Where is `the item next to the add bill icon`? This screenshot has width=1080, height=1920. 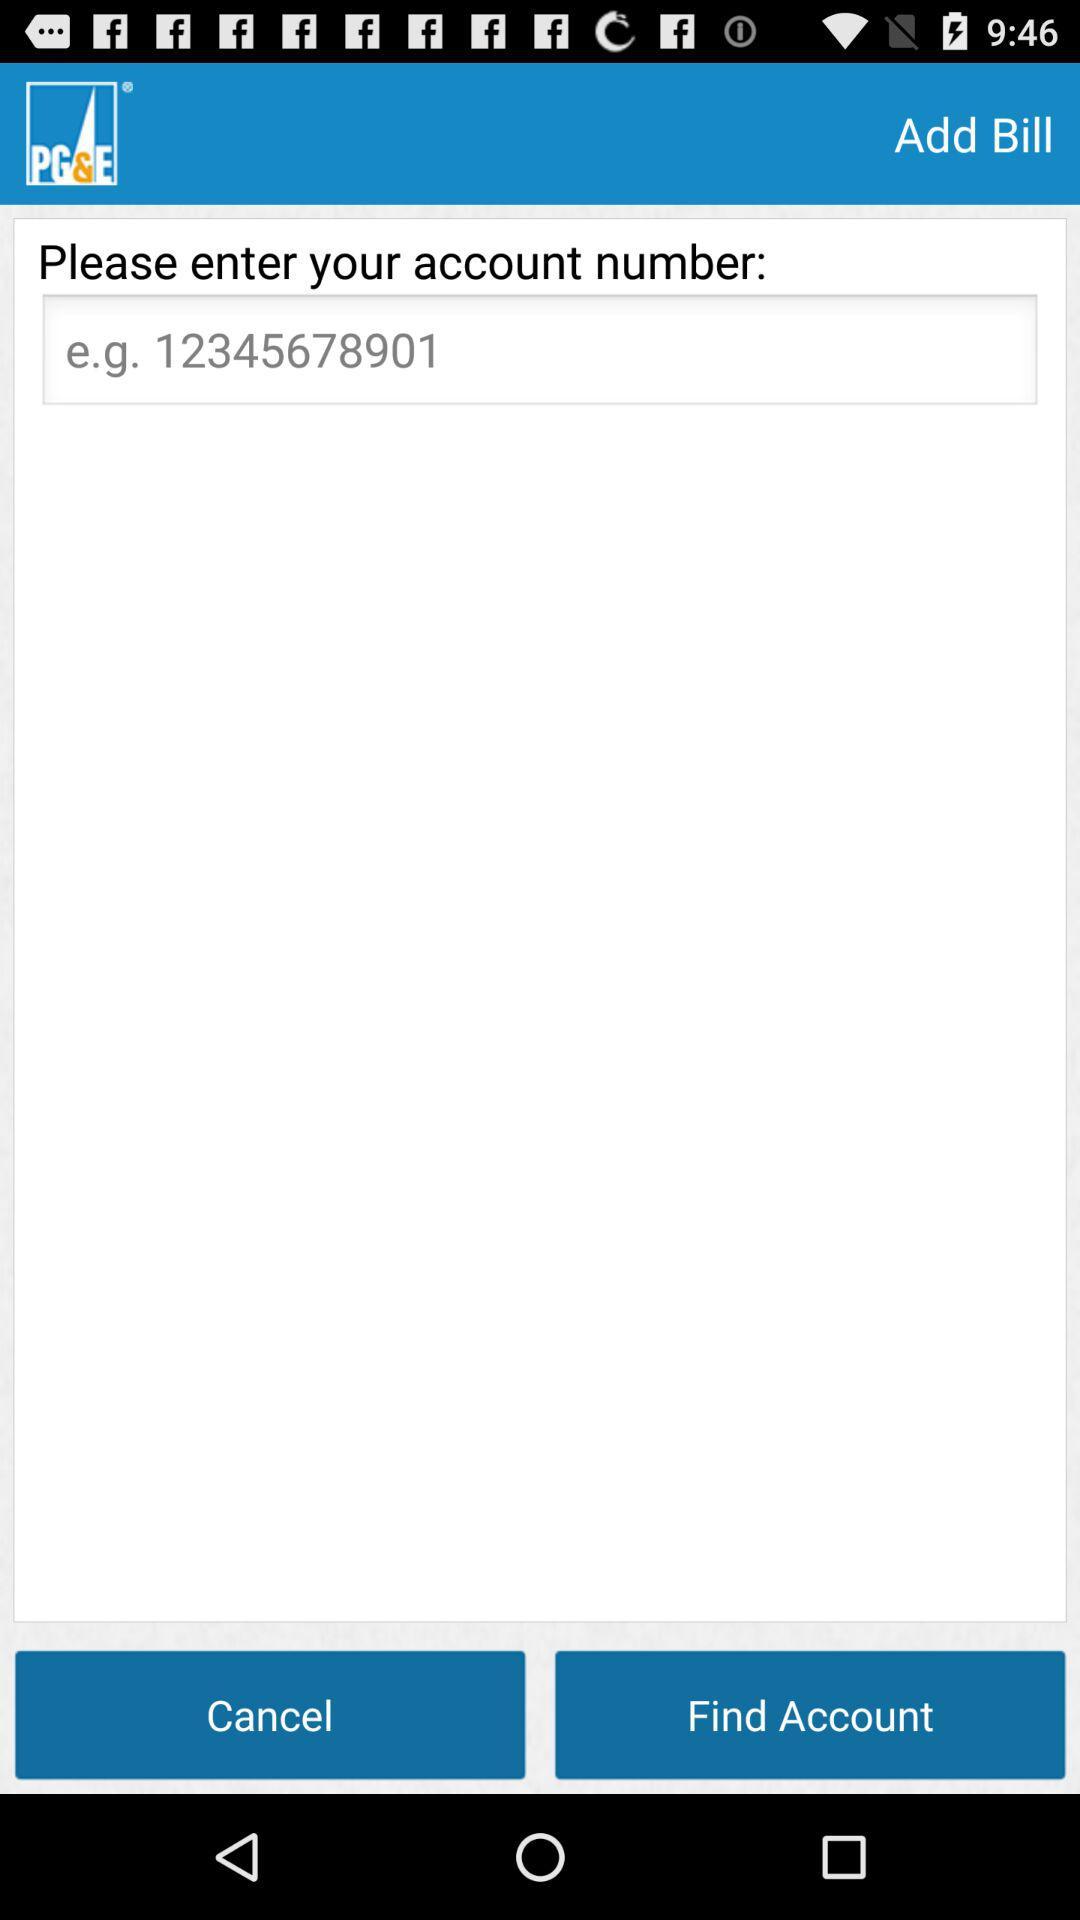 the item next to the add bill icon is located at coordinates (78, 132).